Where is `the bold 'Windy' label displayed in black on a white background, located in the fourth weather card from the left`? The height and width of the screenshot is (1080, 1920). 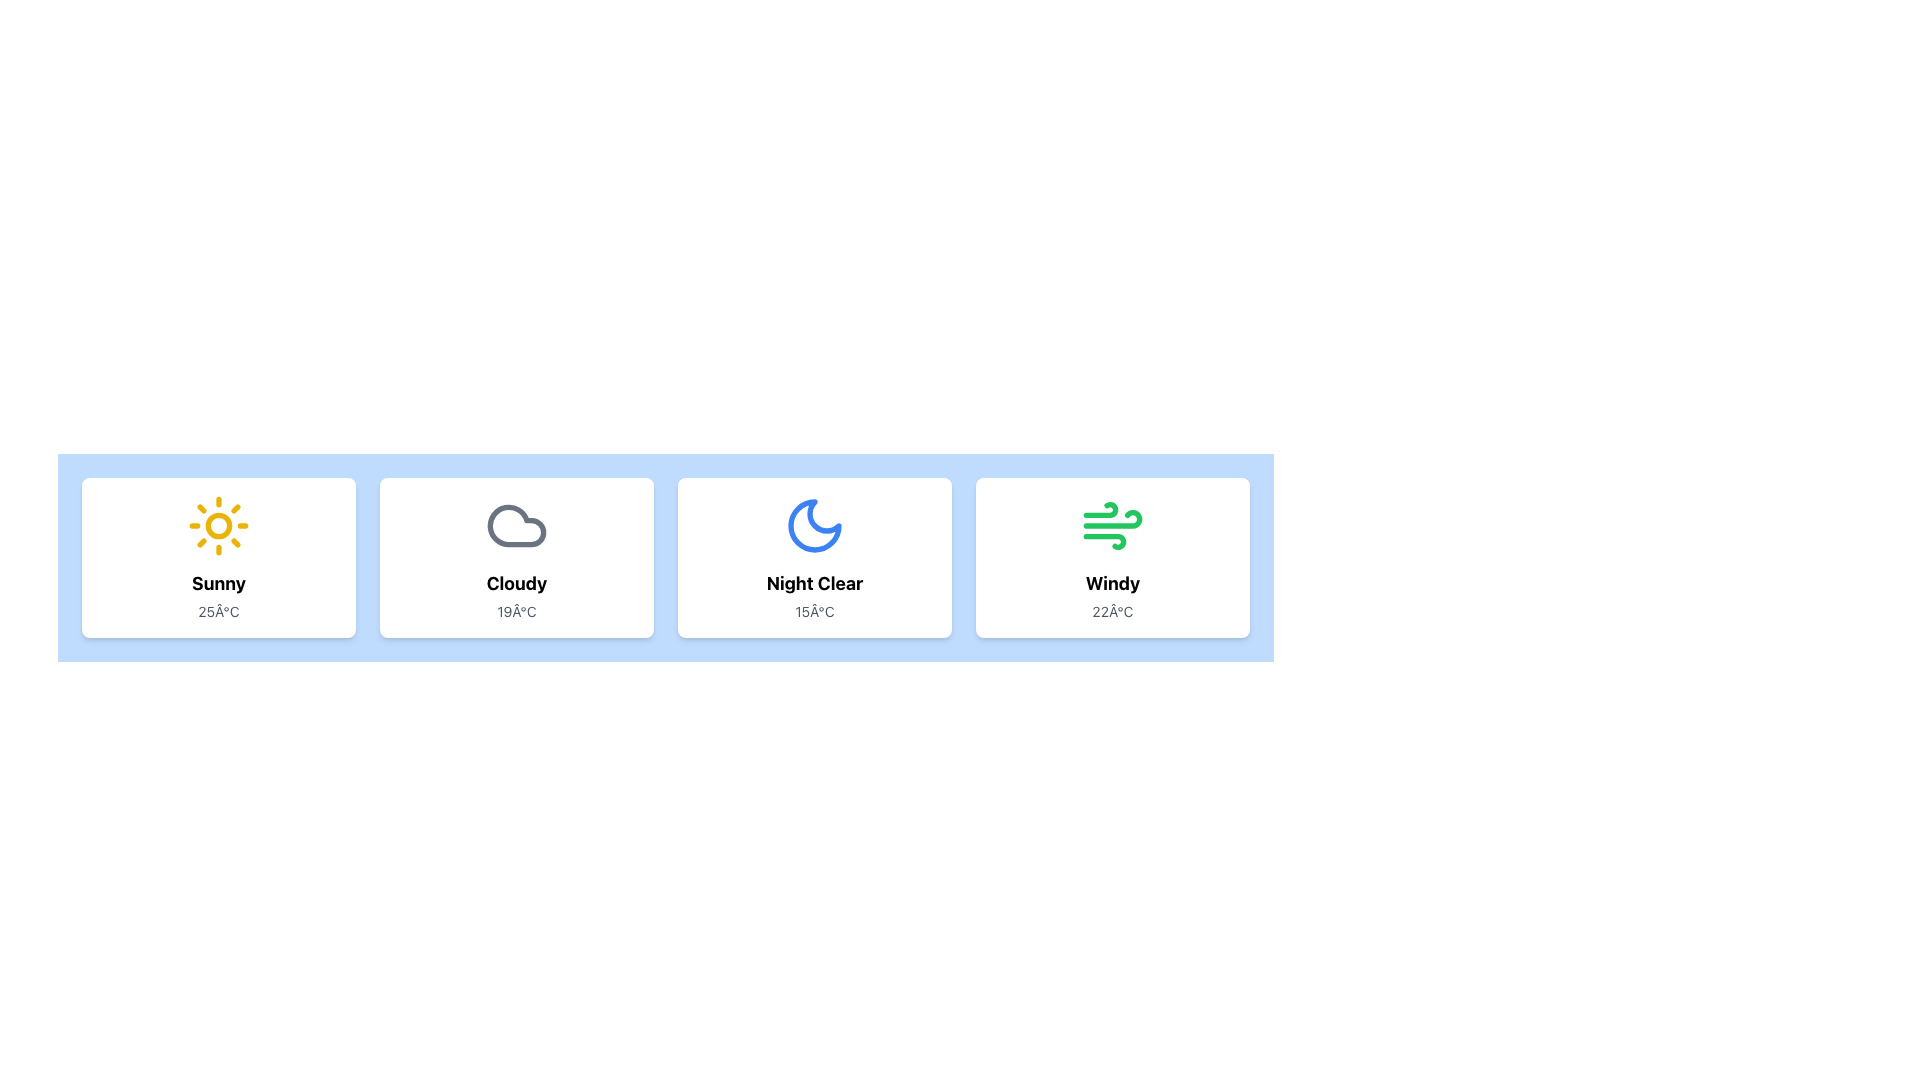 the bold 'Windy' label displayed in black on a white background, located in the fourth weather card from the left is located at coordinates (1112, 583).